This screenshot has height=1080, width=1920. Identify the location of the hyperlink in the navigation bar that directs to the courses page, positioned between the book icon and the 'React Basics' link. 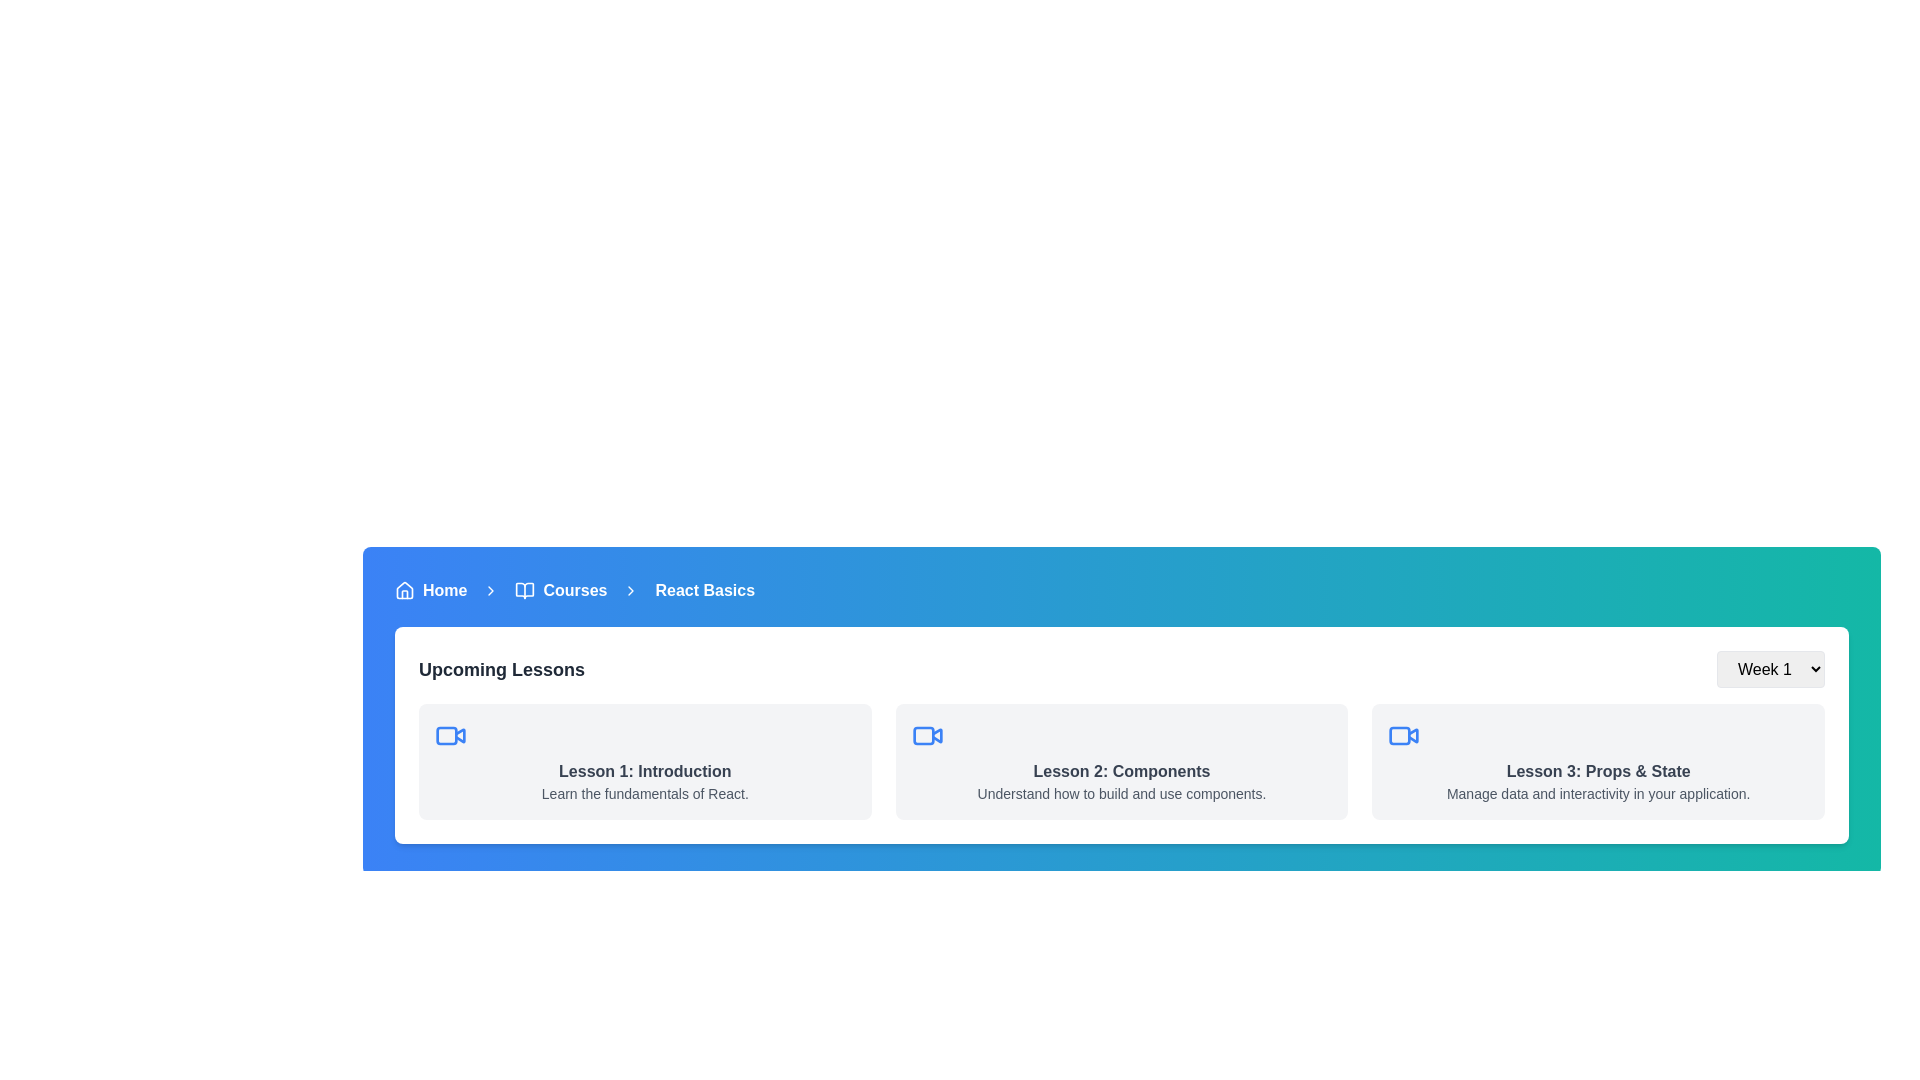
(574, 589).